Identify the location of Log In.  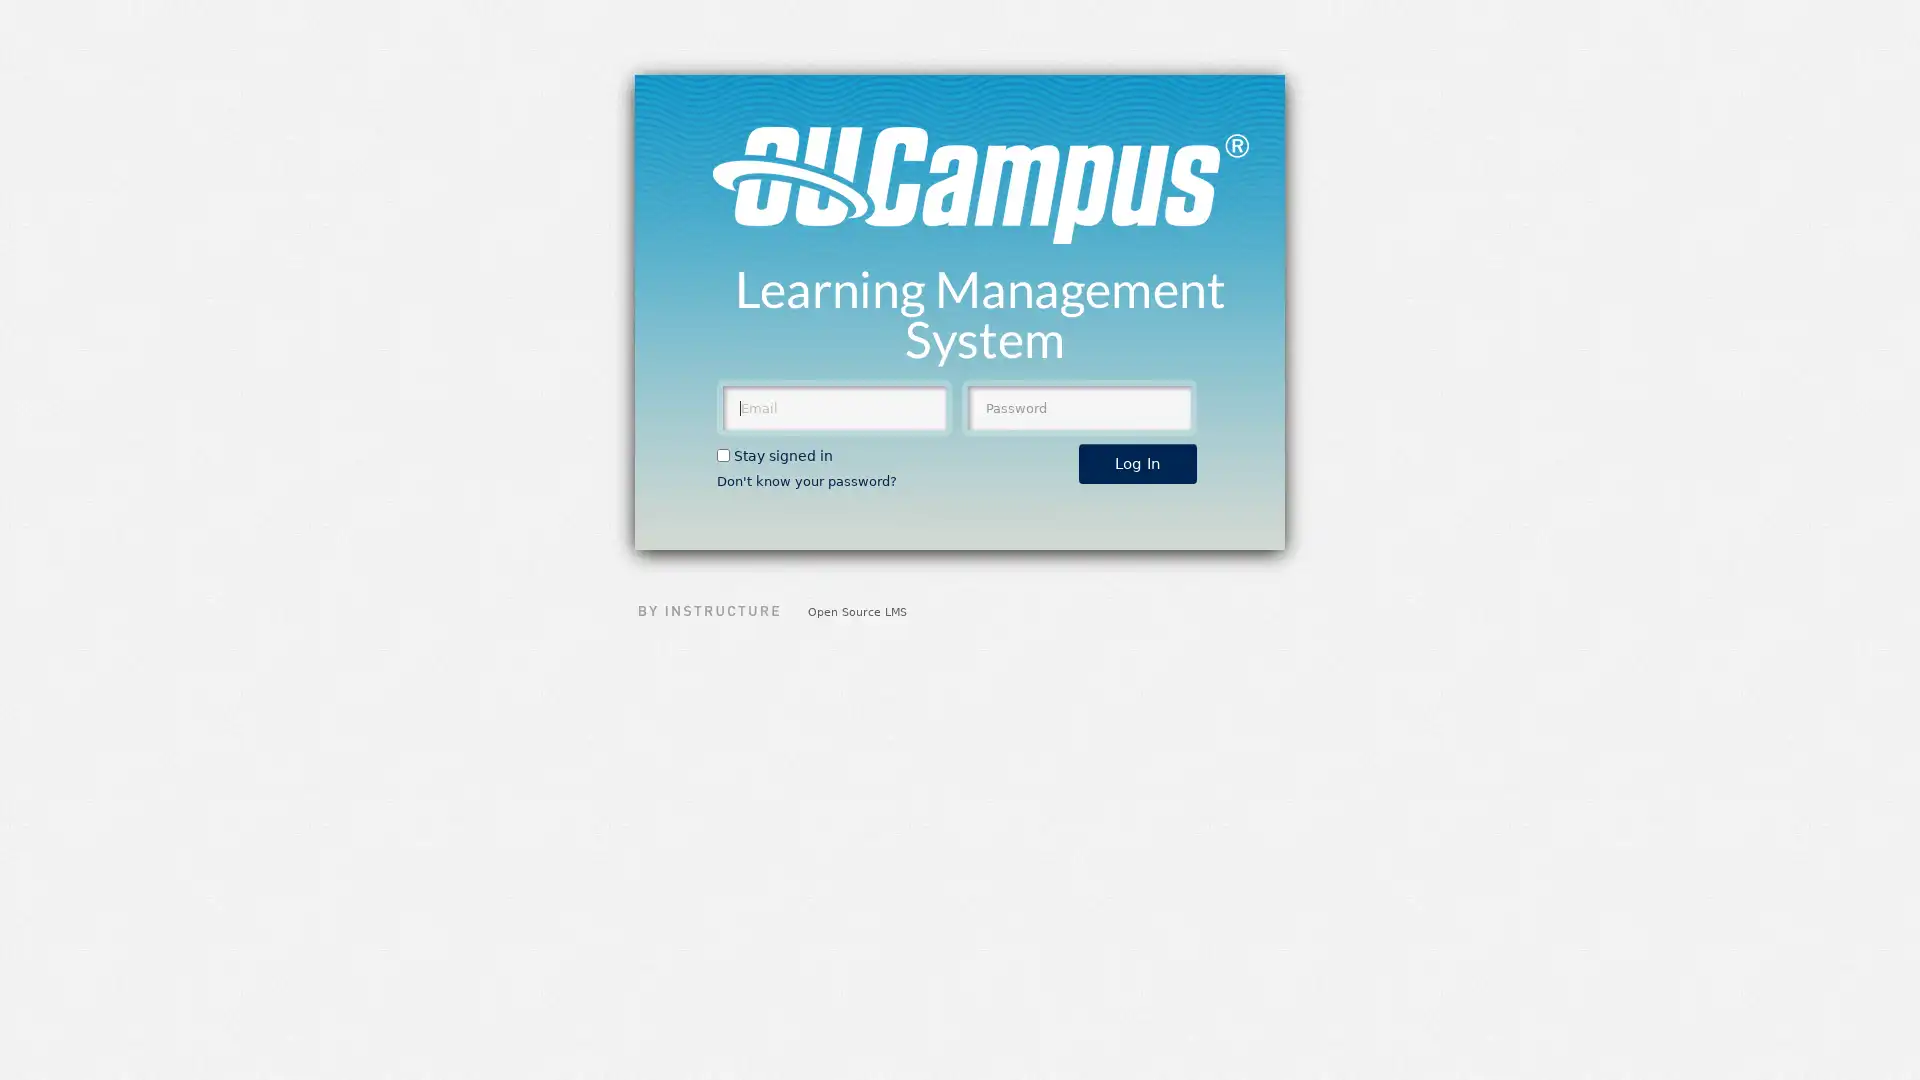
(1137, 463).